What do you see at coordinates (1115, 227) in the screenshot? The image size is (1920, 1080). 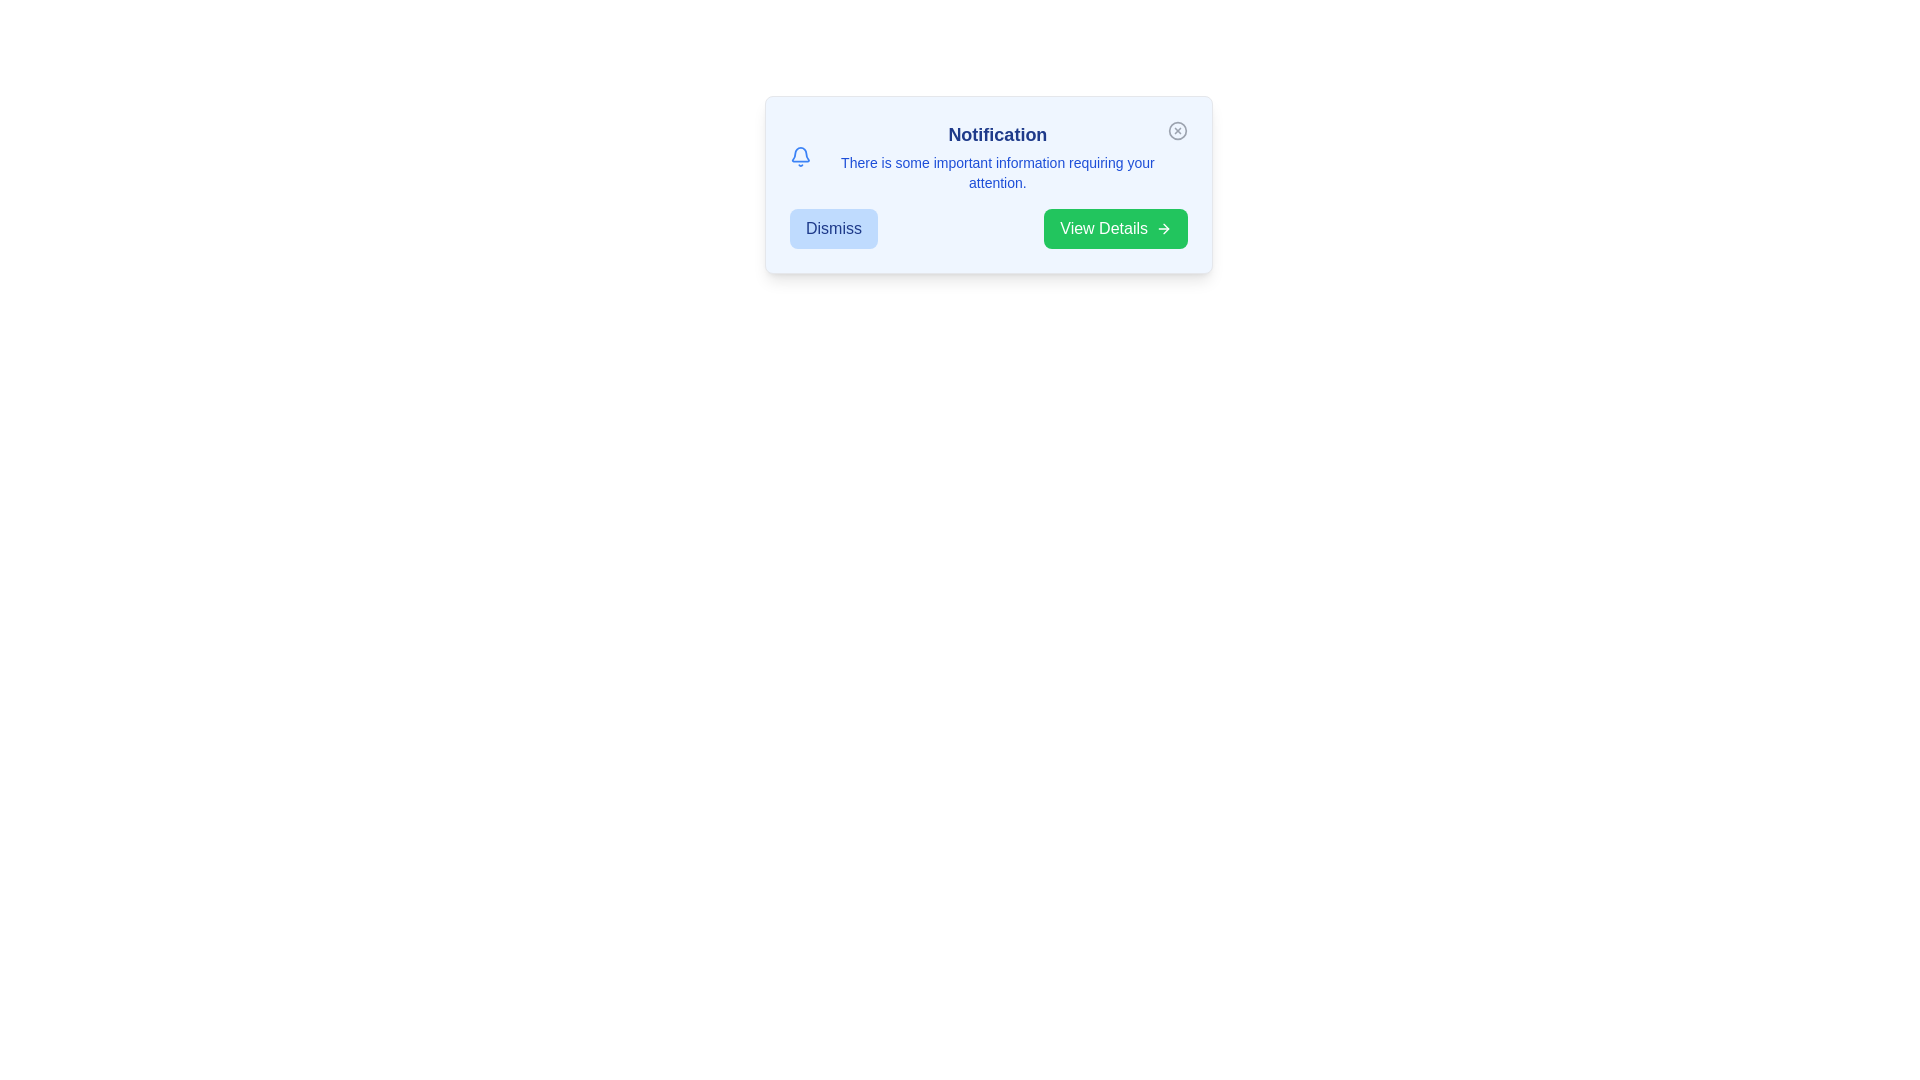 I see `the 'View Details' button to see the hover effect` at bounding box center [1115, 227].